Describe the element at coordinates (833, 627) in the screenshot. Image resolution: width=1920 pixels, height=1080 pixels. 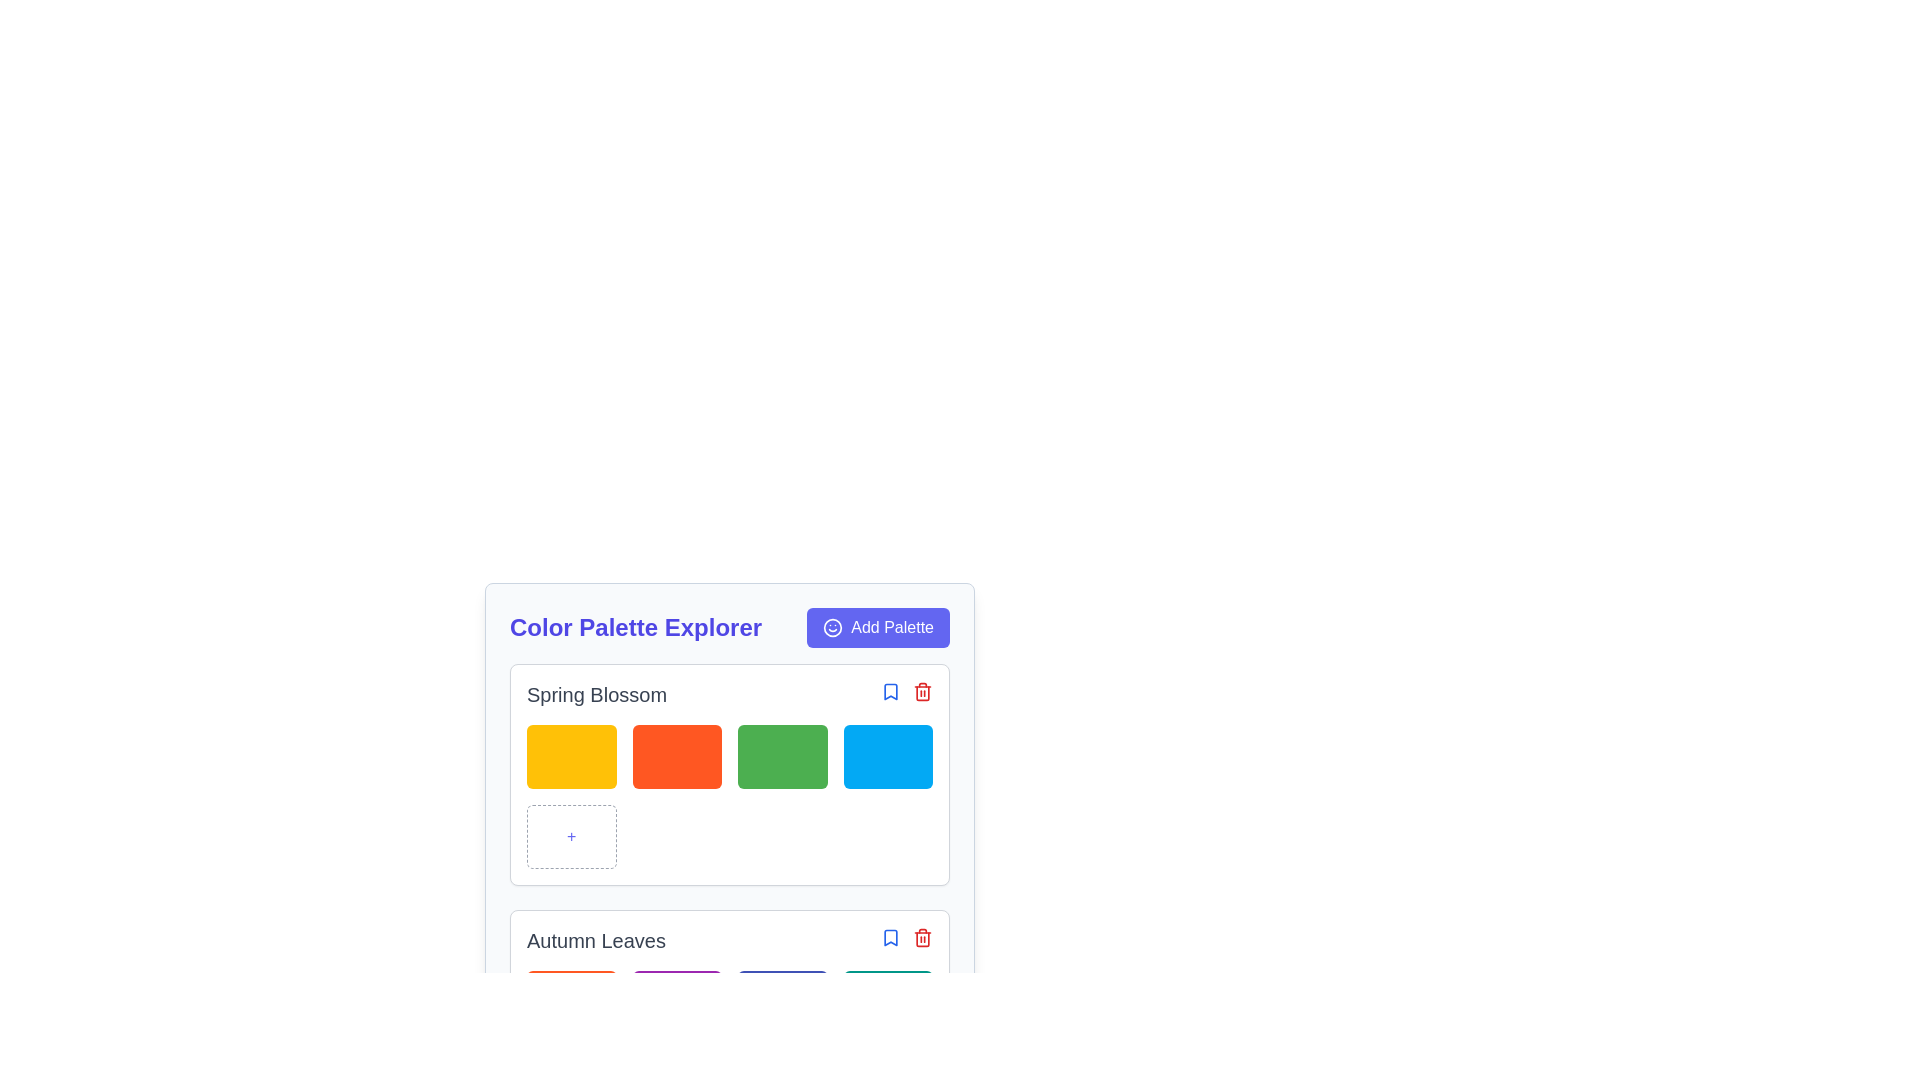
I see `the smiley face icon with a blue outline and white fill located in the top-right corner of the main interface section` at that location.